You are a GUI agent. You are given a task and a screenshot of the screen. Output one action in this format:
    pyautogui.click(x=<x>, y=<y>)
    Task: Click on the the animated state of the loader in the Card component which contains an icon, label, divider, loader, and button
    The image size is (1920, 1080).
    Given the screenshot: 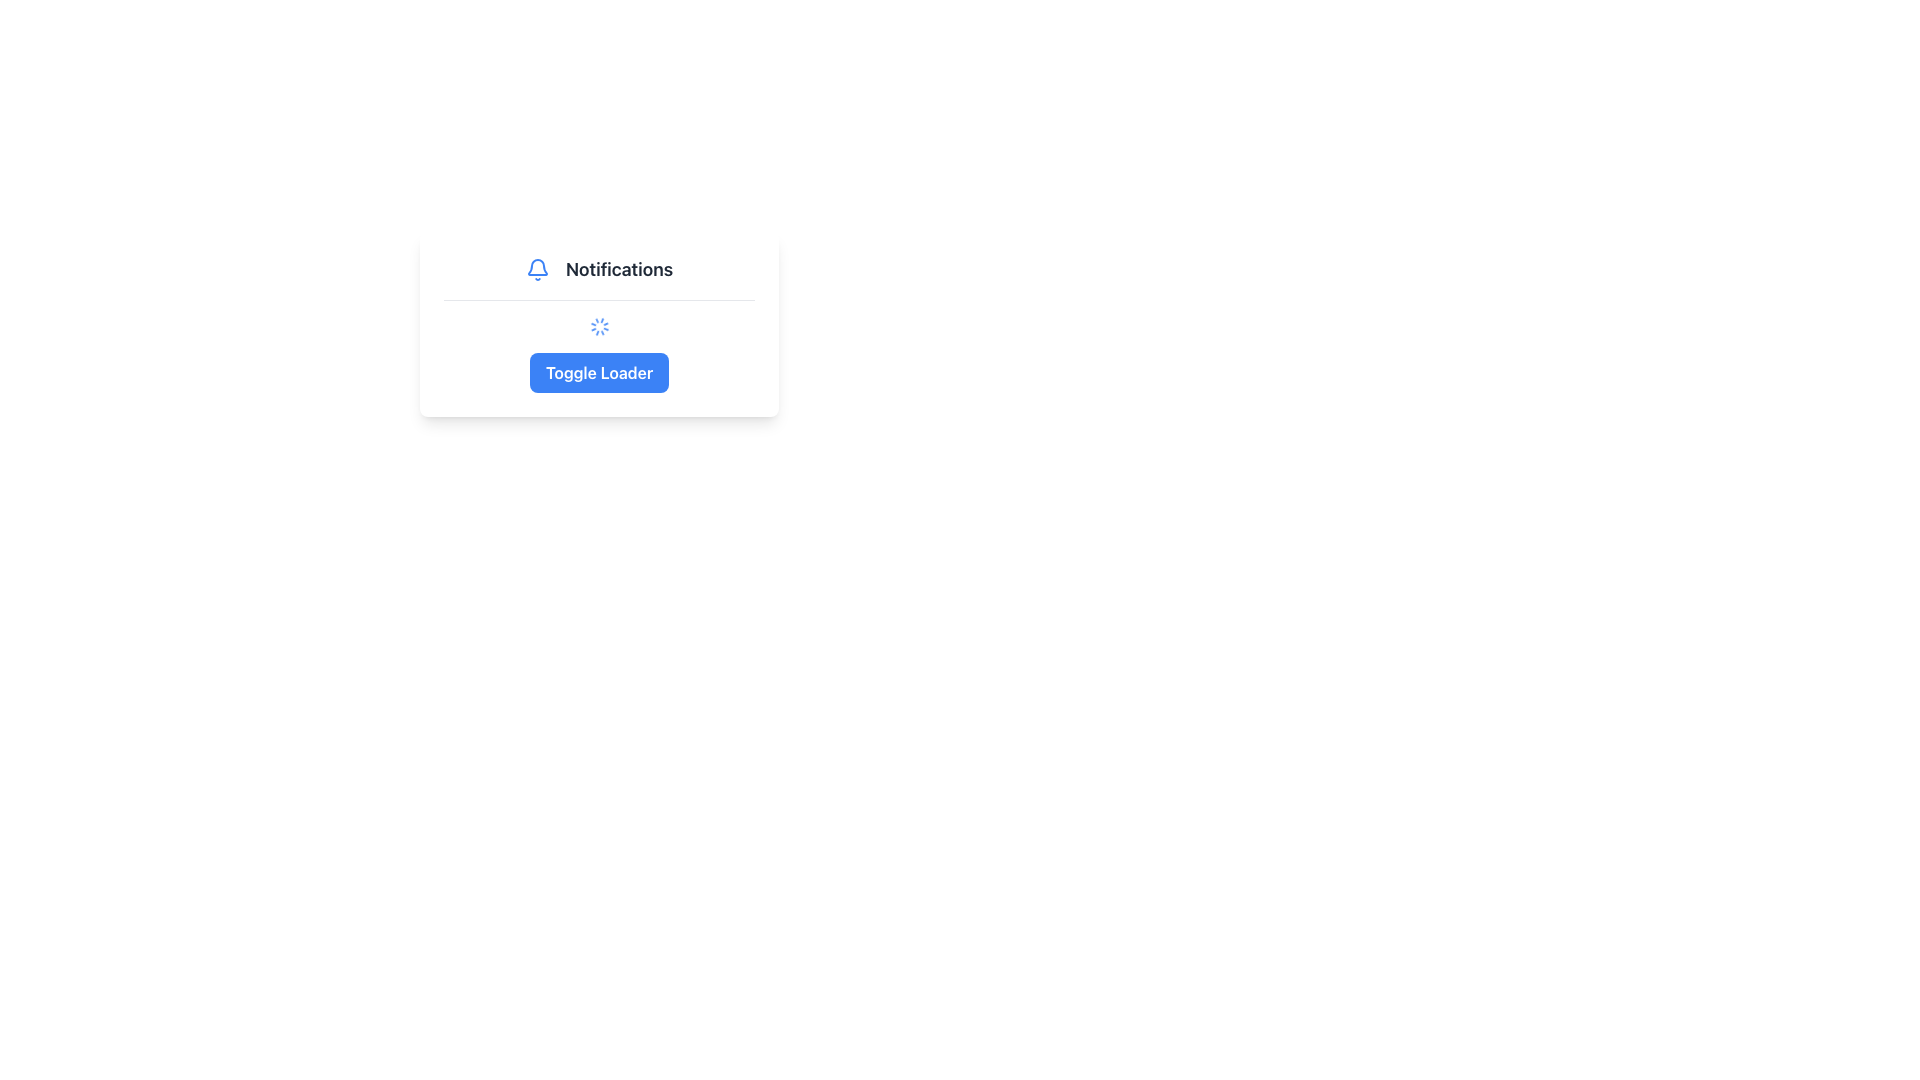 What is the action you would take?
    pyautogui.click(x=598, y=323)
    